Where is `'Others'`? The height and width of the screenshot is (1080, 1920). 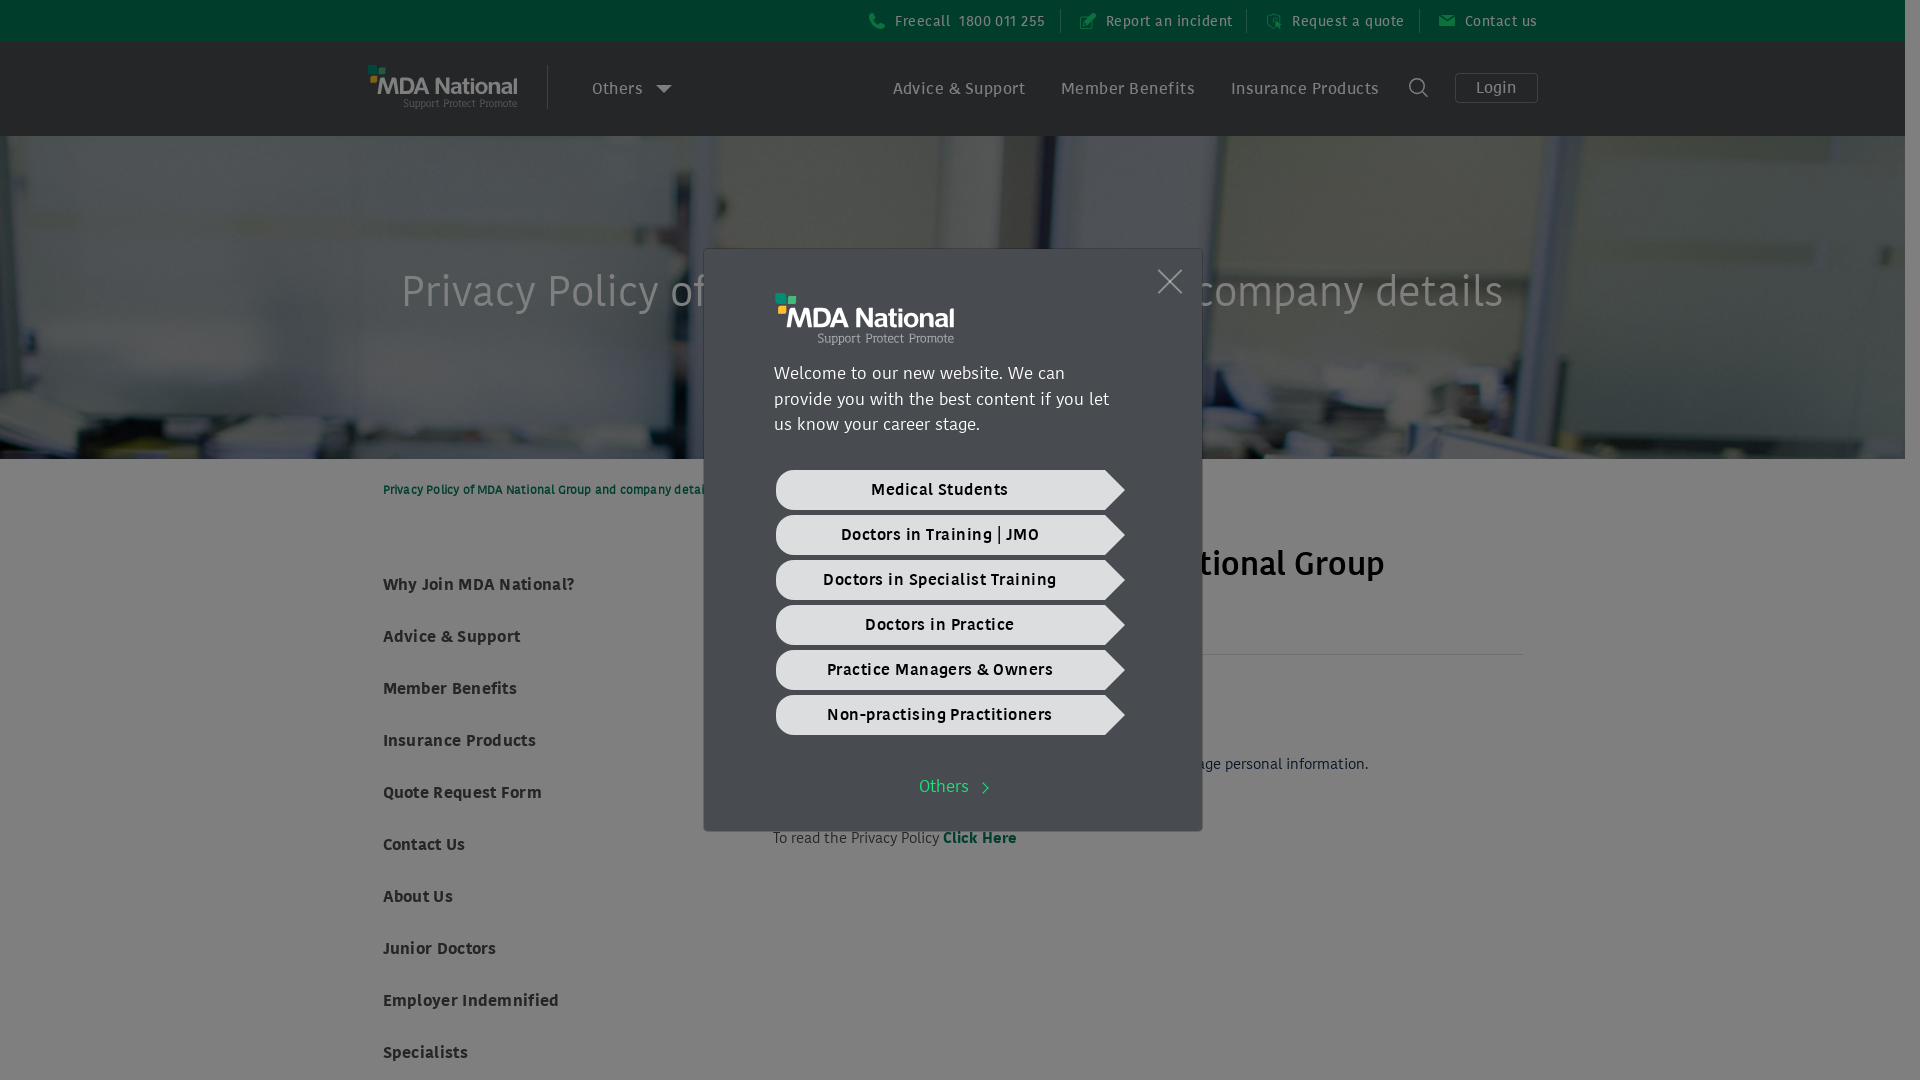
'Others' is located at coordinates (911, 785).